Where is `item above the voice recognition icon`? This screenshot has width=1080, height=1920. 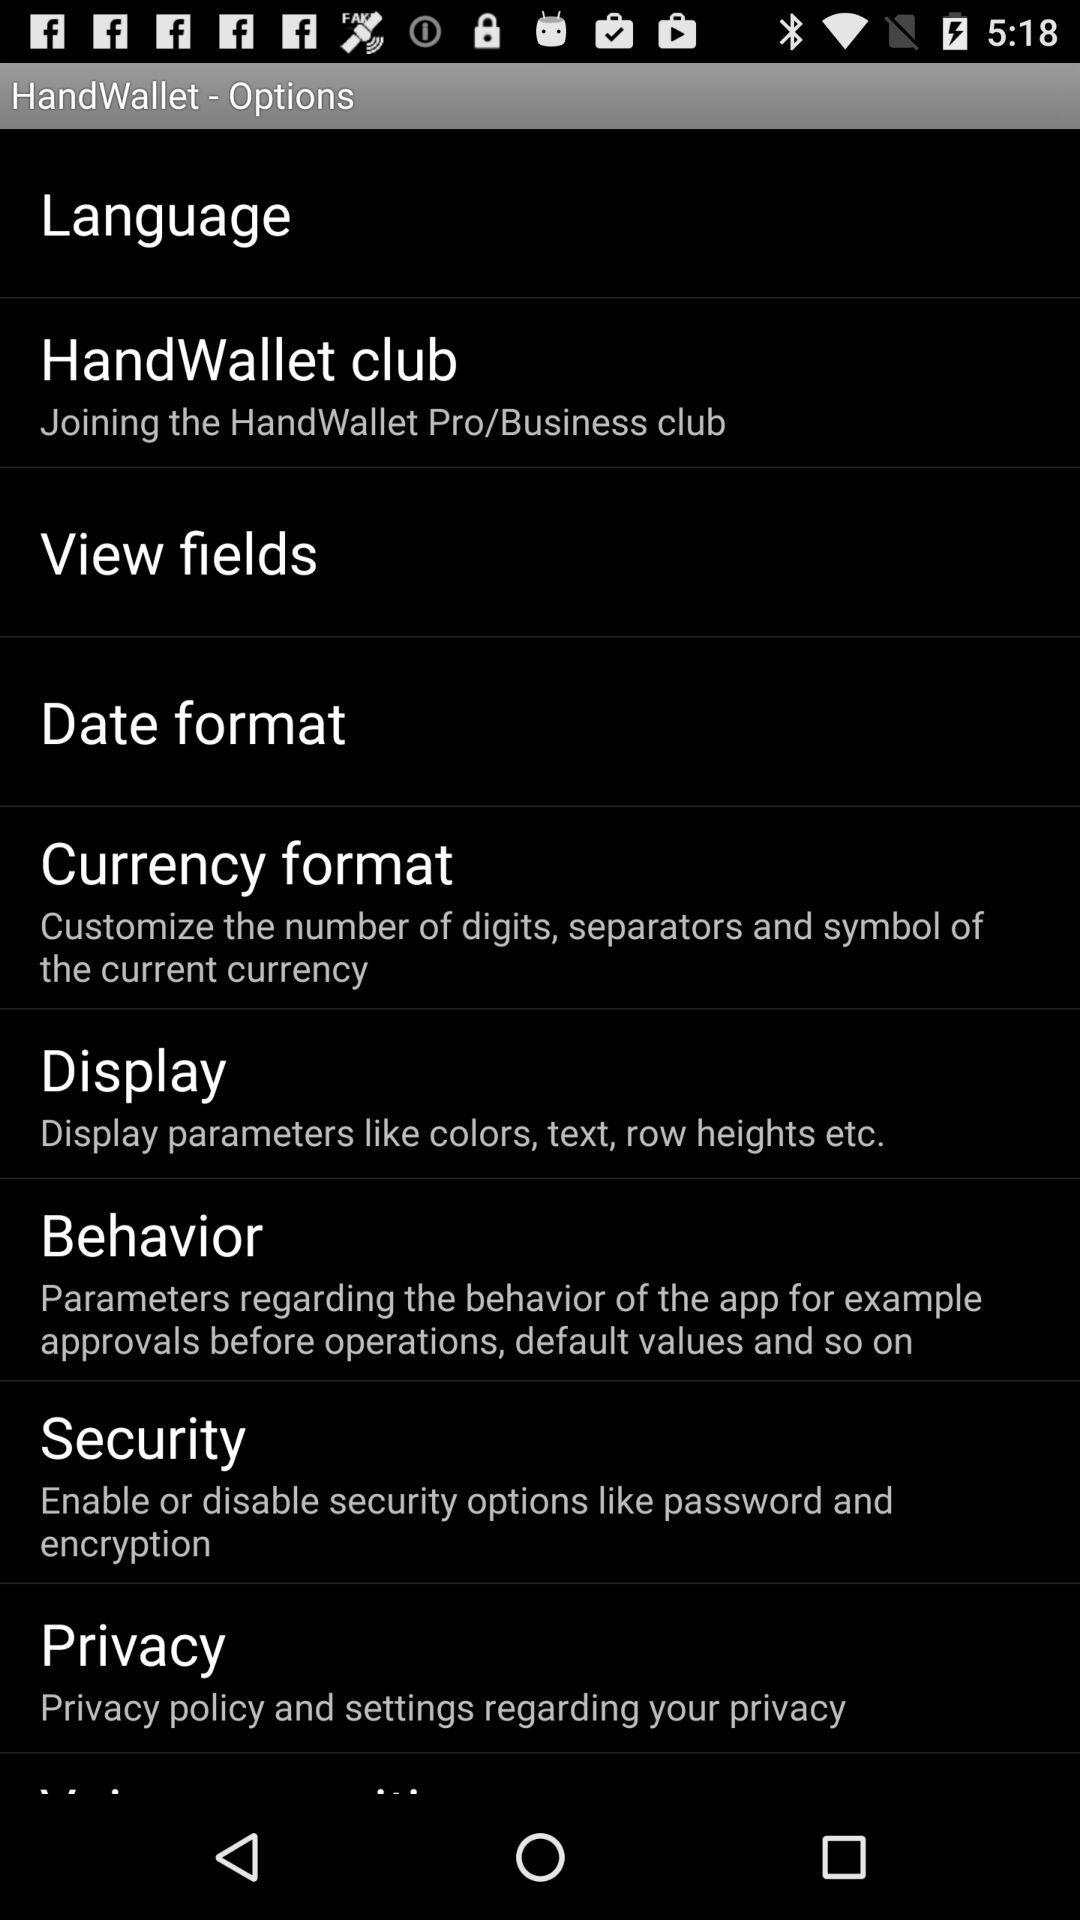
item above the voice recognition icon is located at coordinates (441, 1705).